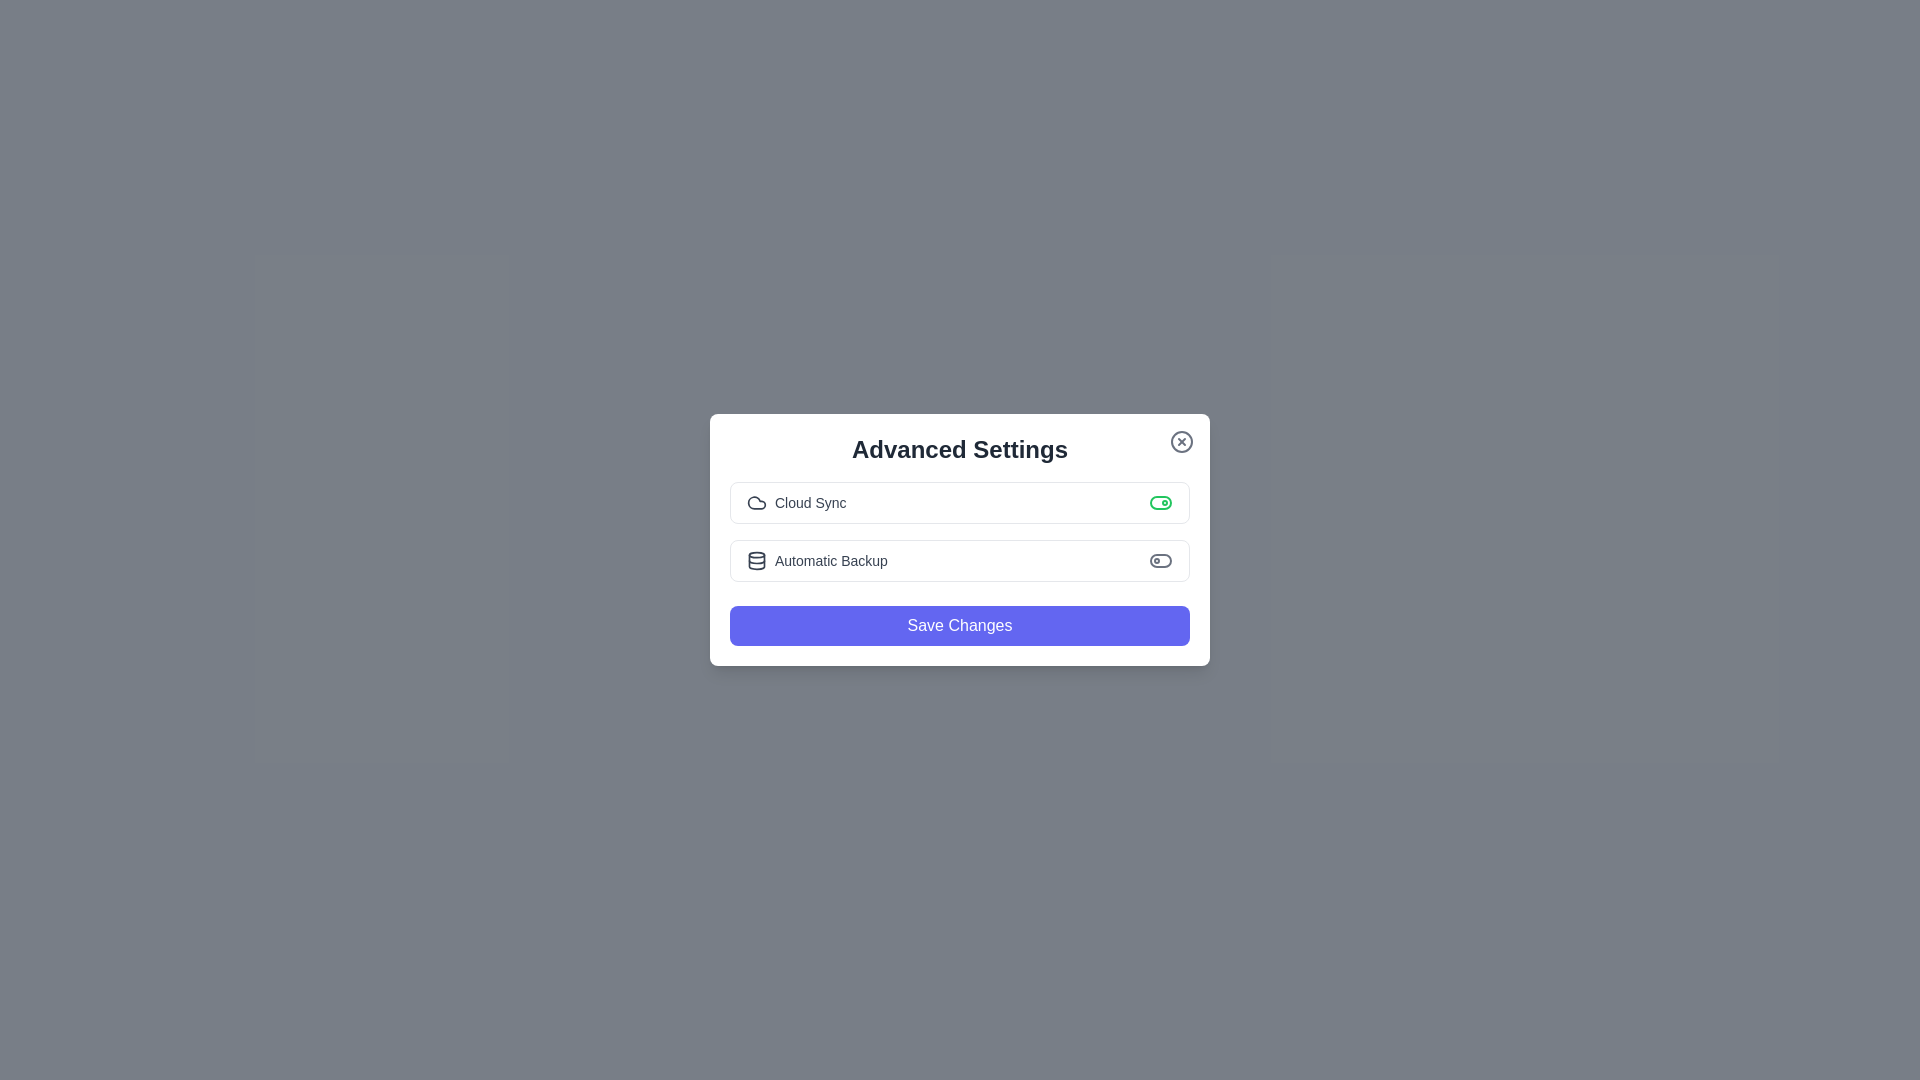 The image size is (1920, 1080). Describe the element at coordinates (795, 501) in the screenshot. I see `the information represented by the Text label related to cloud synchronization, located at the top of the Advanced Settings section in the settings panel` at that location.